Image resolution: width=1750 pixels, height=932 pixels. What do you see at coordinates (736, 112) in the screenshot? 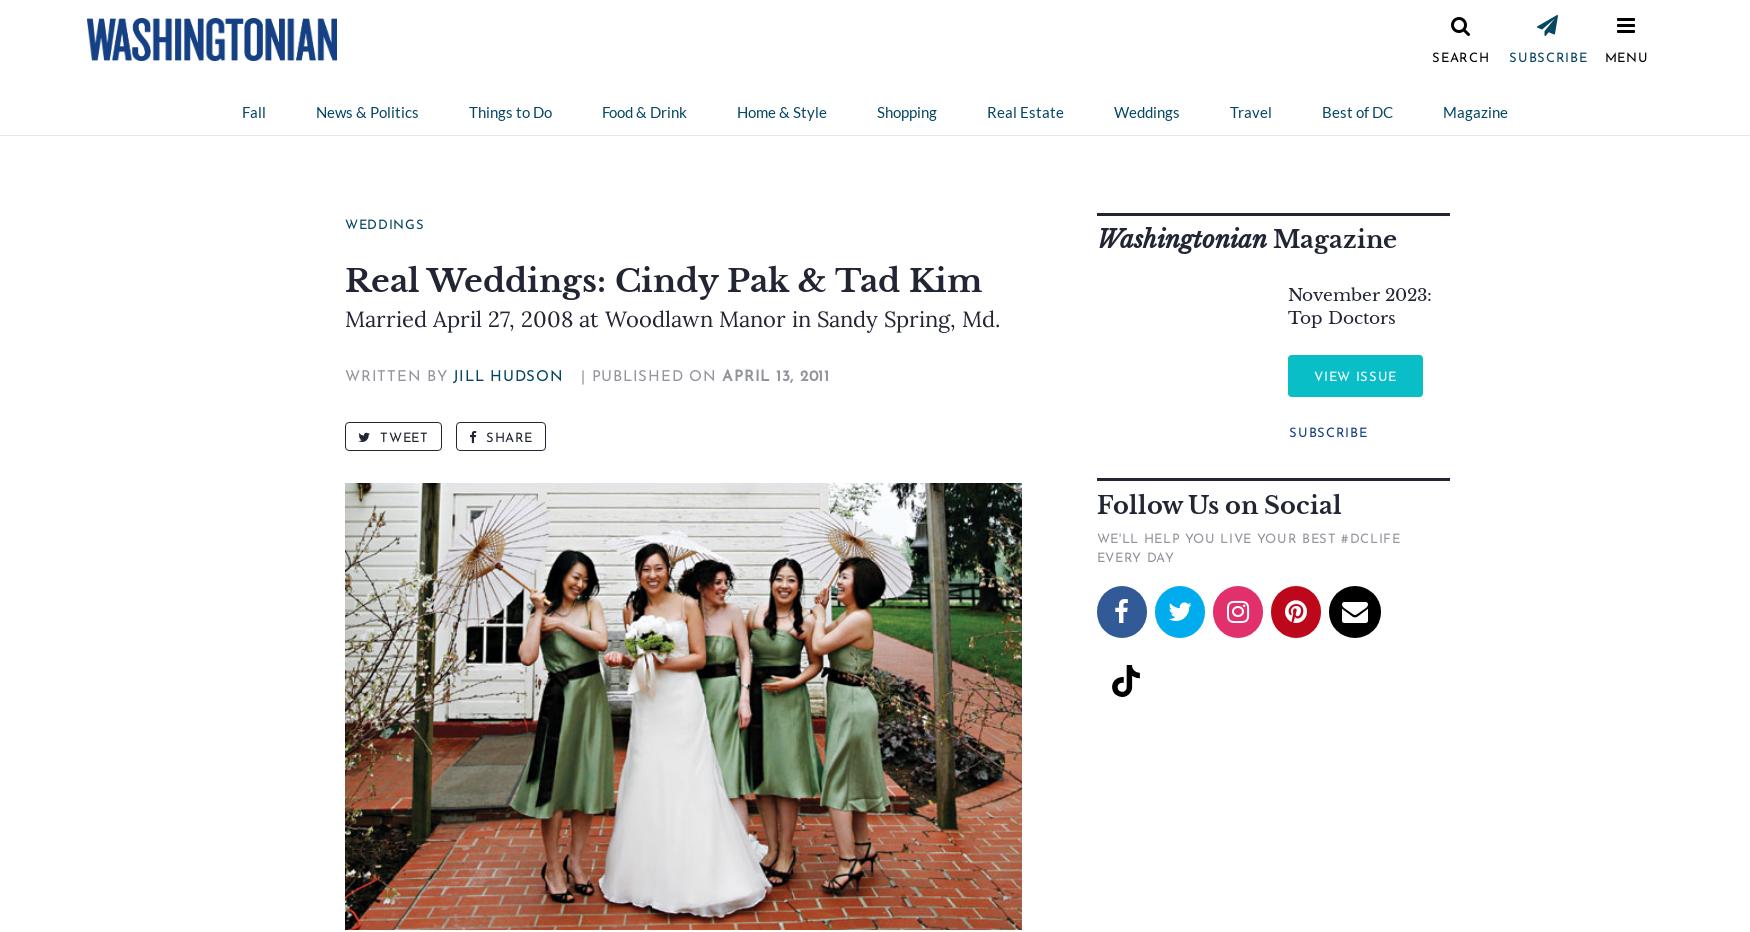
I see `'Home & Style'` at bounding box center [736, 112].